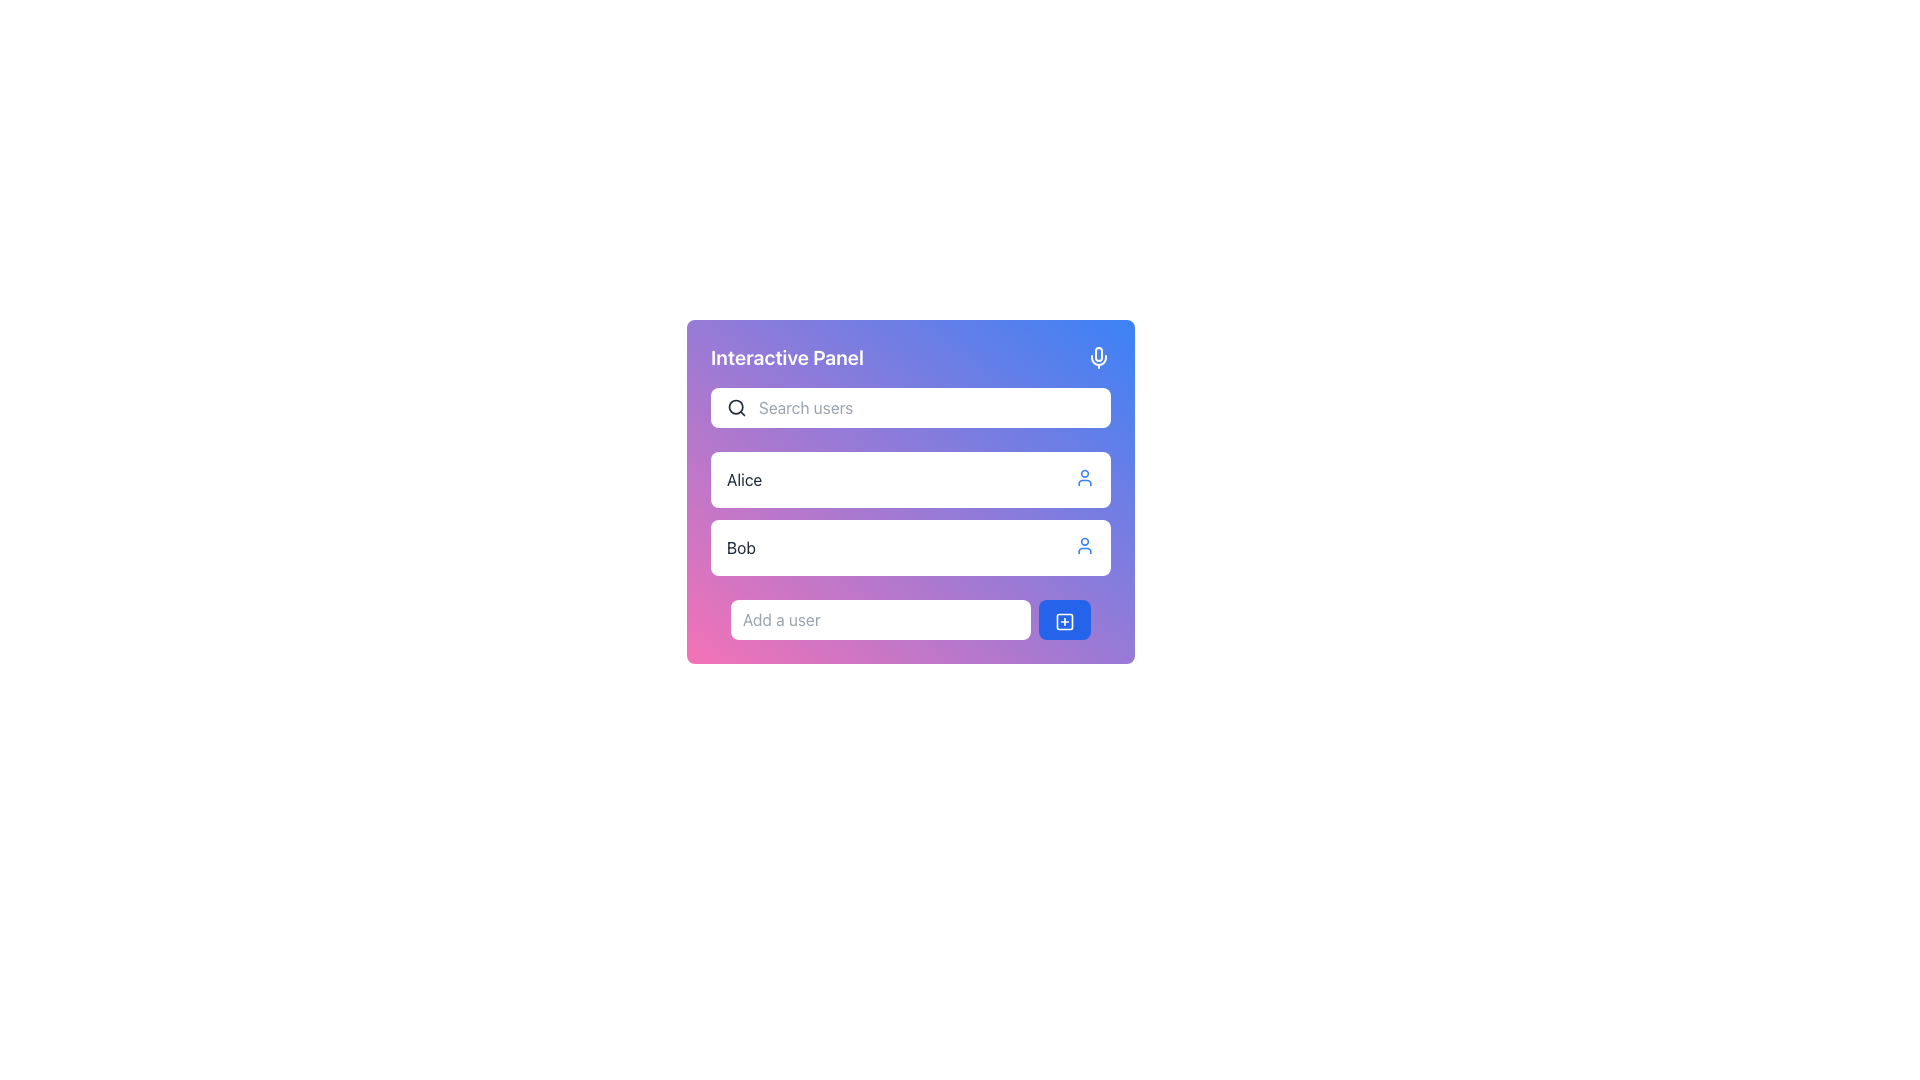 This screenshot has height=1080, width=1920. Describe the element at coordinates (743, 479) in the screenshot. I see `the Text Label displaying the user's name within the user list or profile card located at the top-left corner of the card` at that location.